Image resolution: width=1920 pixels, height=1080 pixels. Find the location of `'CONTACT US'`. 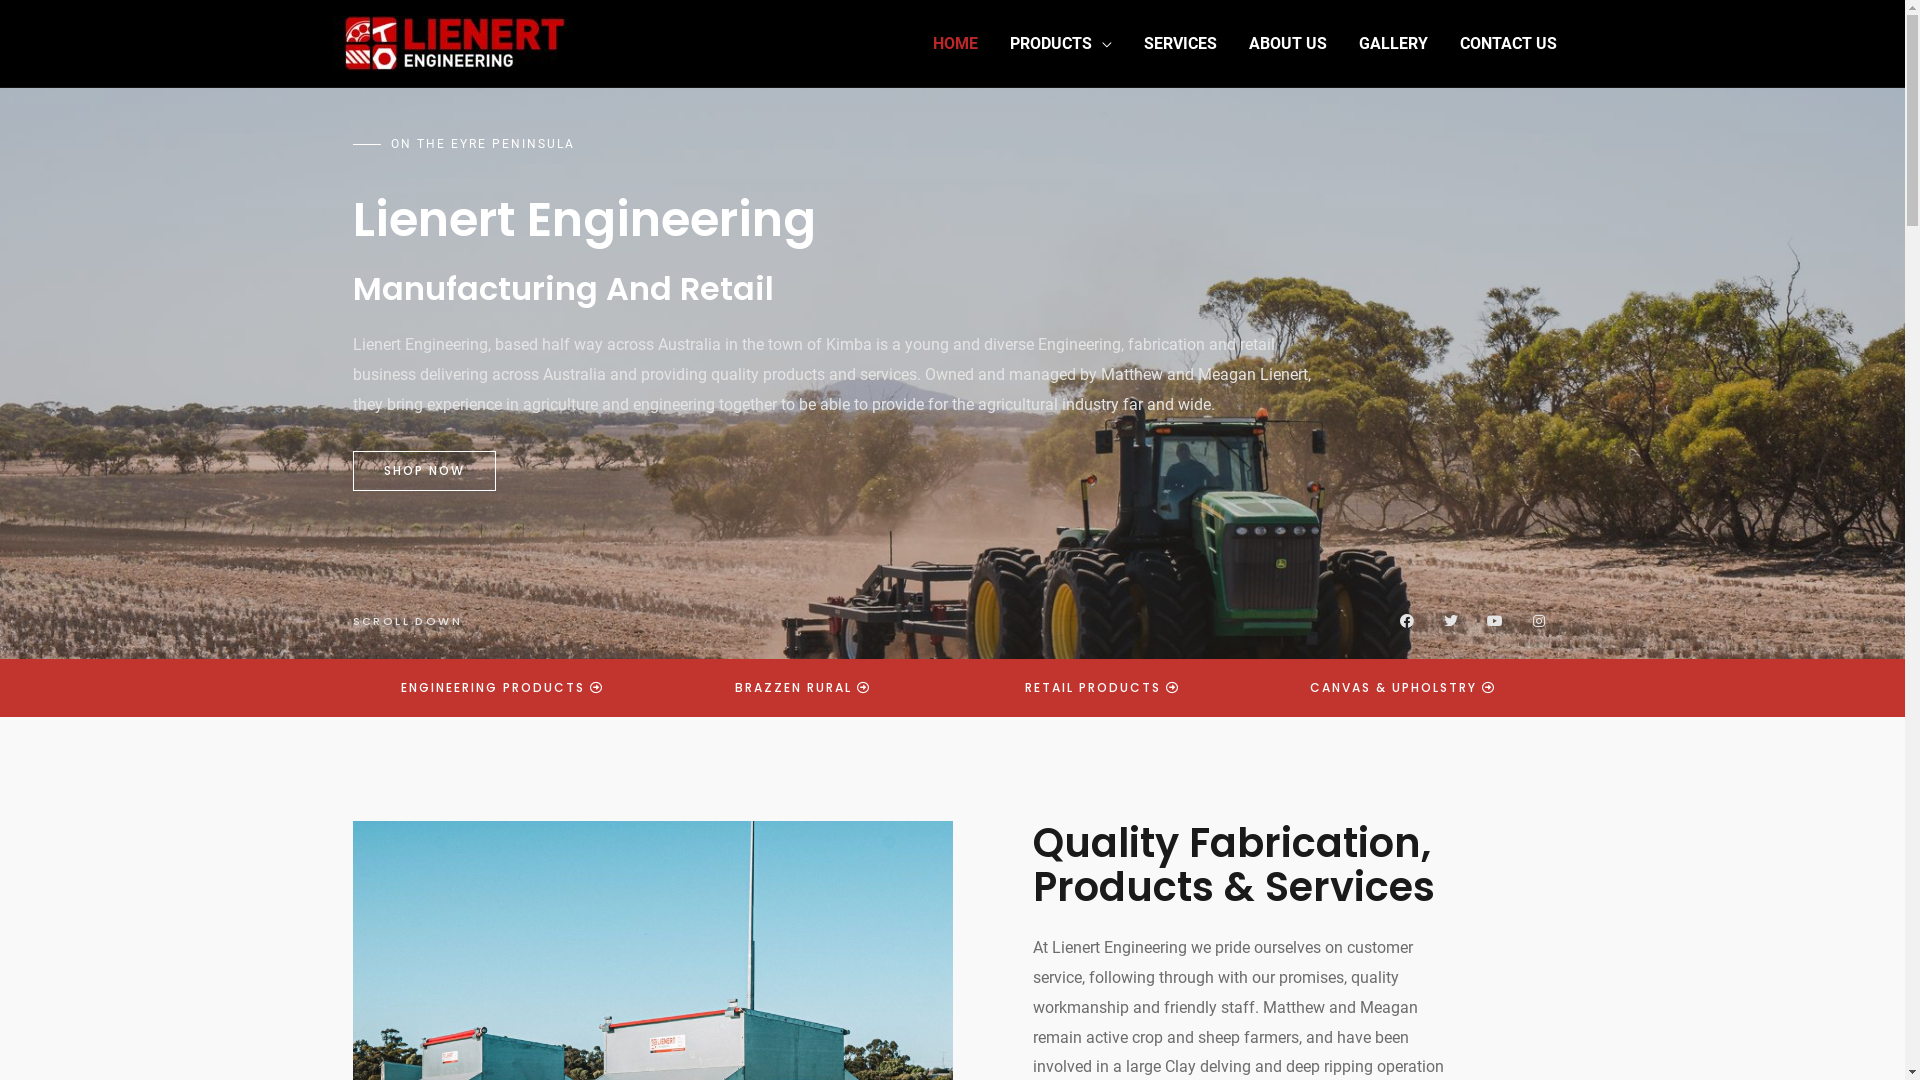

'CONTACT US' is located at coordinates (1508, 43).